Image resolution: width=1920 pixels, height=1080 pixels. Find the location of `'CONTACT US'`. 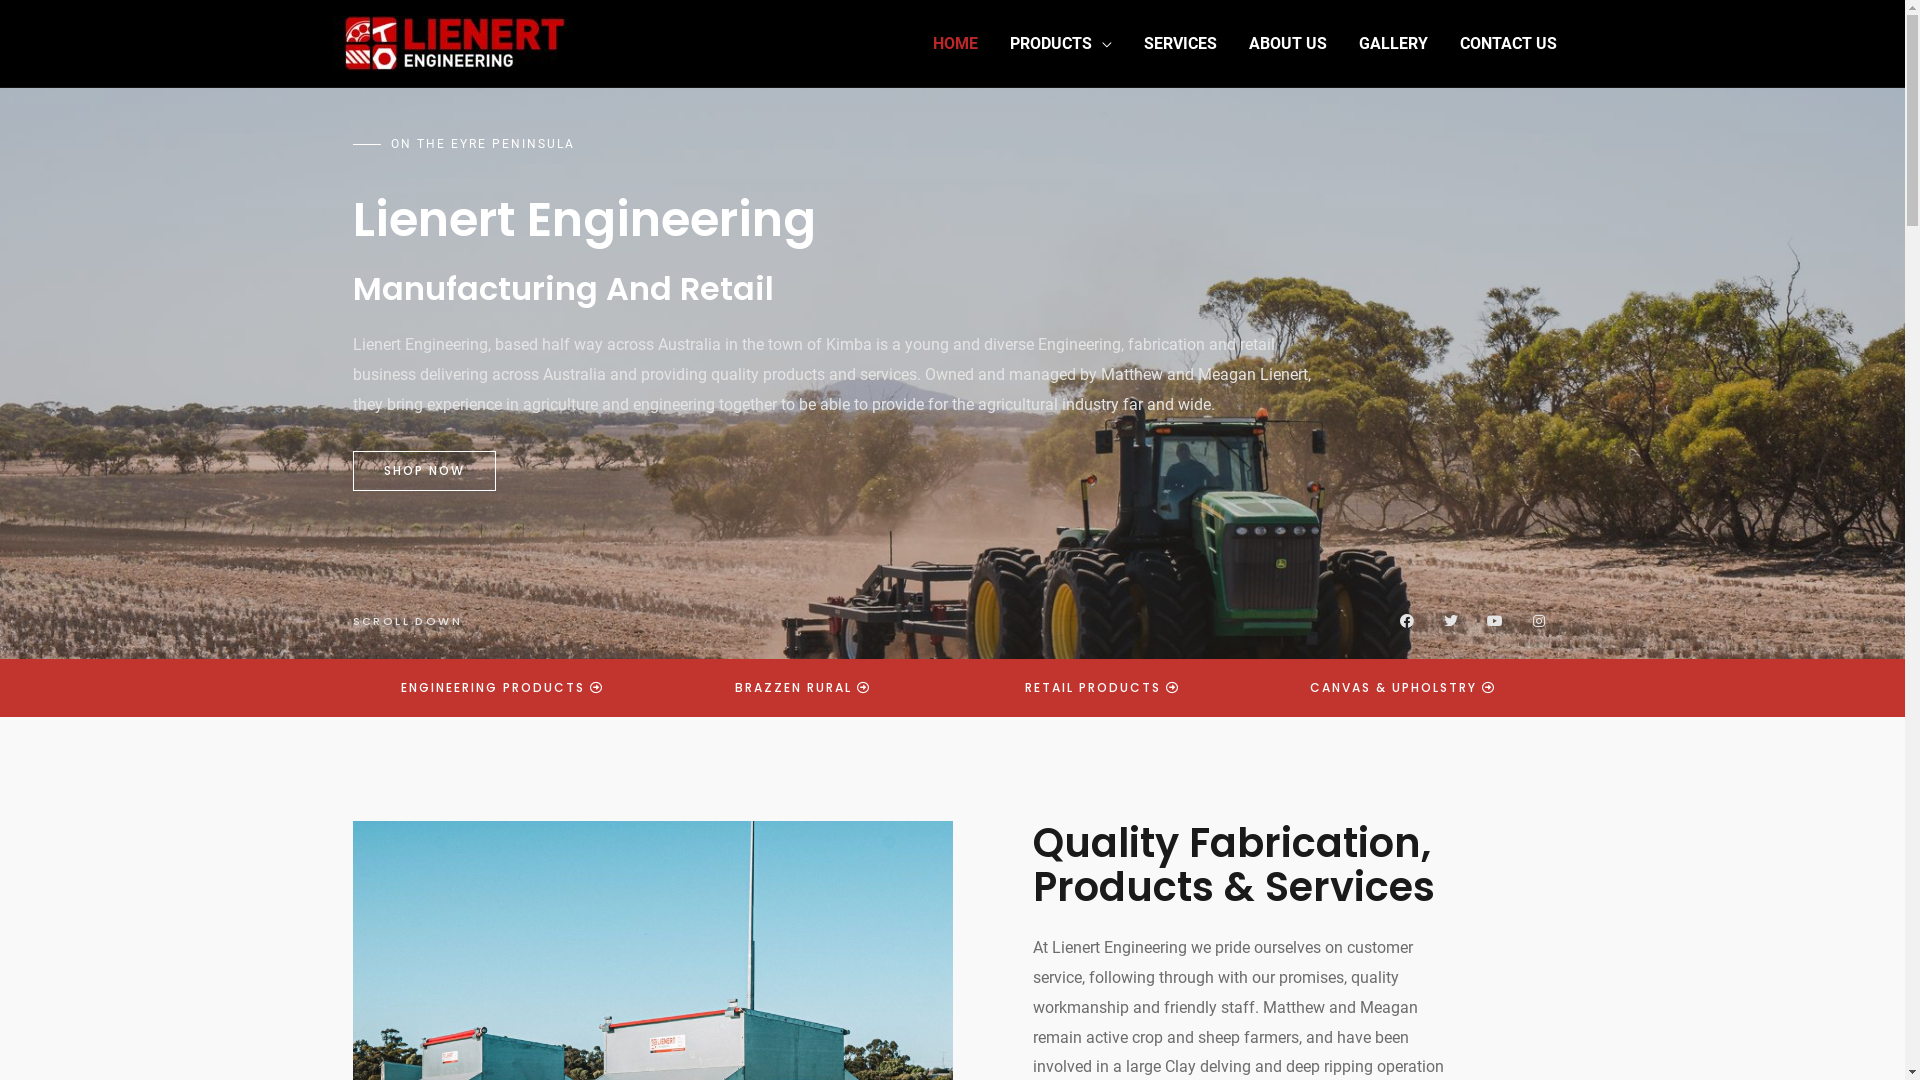

'CONTACT US' is located at coordinates (1508, 43).